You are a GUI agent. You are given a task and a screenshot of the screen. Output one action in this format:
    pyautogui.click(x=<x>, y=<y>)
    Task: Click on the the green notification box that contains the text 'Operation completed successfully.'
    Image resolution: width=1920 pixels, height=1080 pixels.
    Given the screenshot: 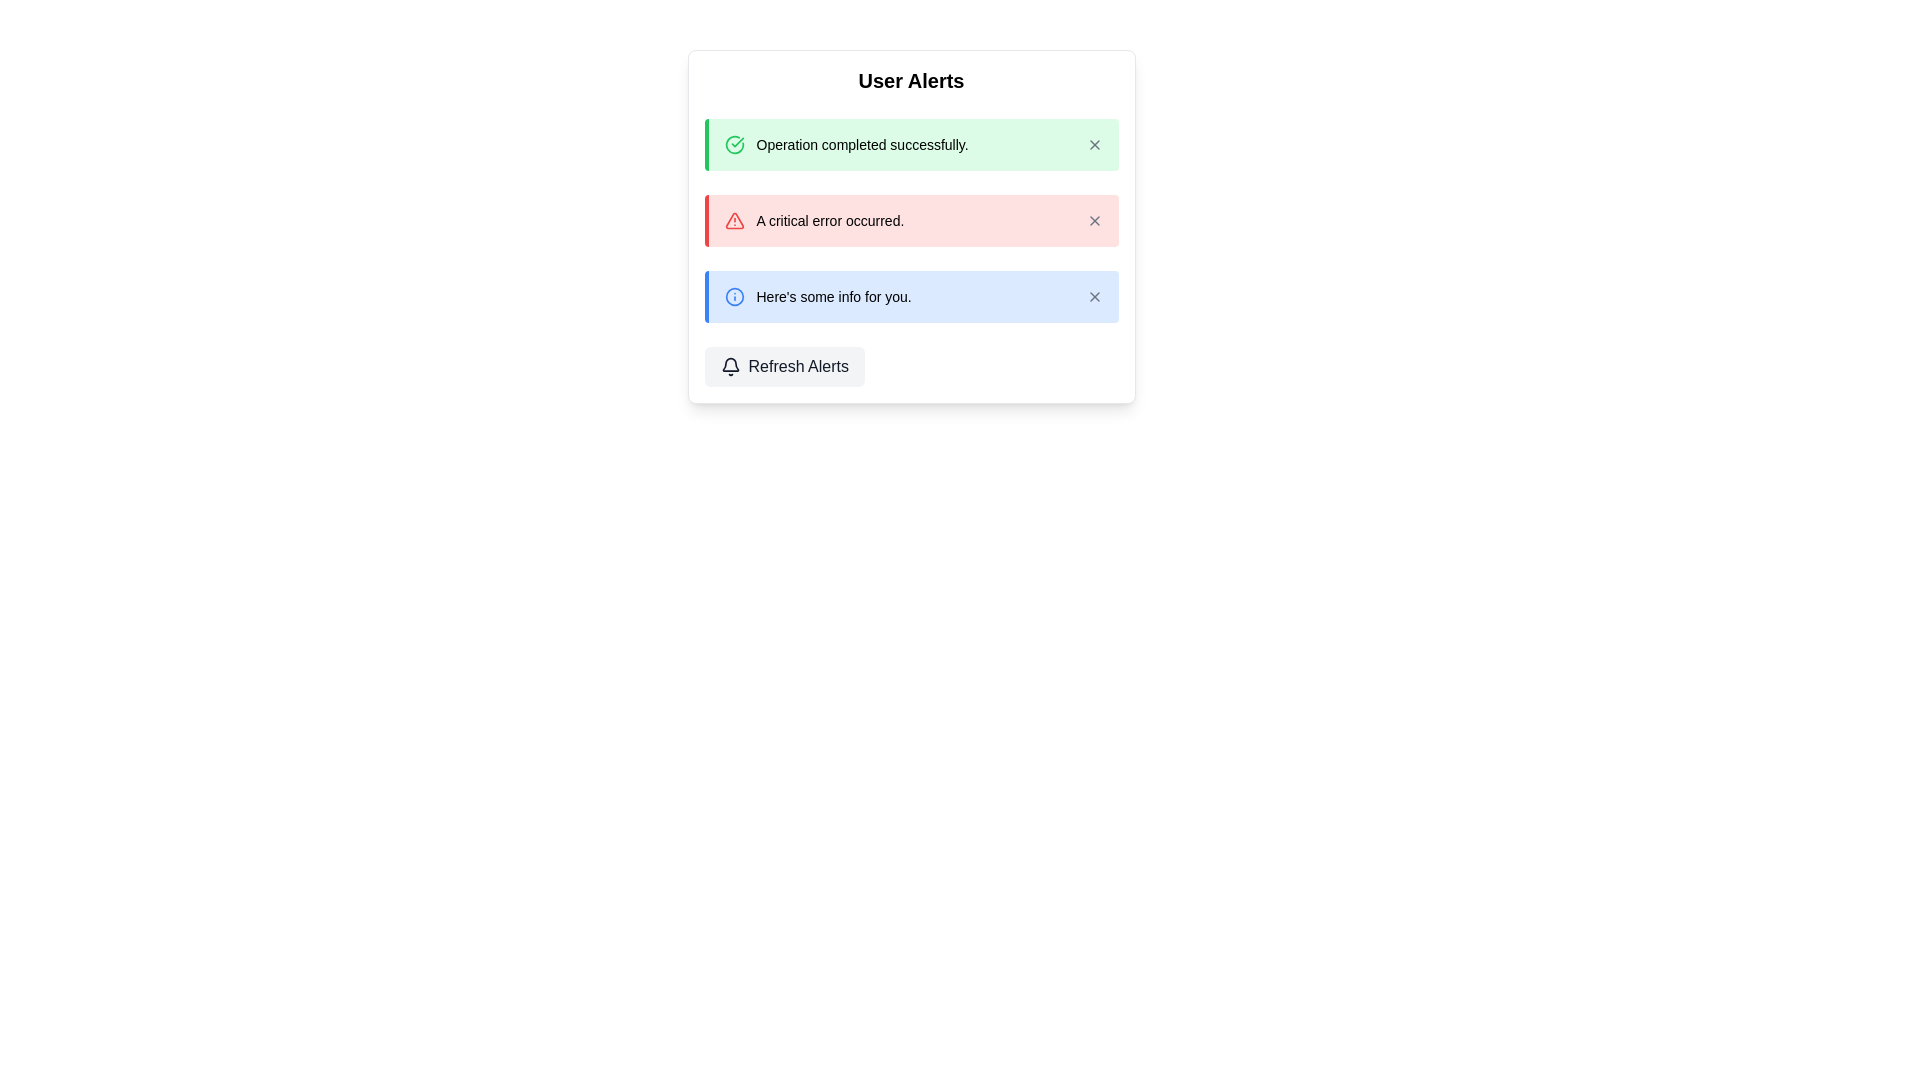 What is the action you would take?
    pyautogui.click(x=910, y=144)
    